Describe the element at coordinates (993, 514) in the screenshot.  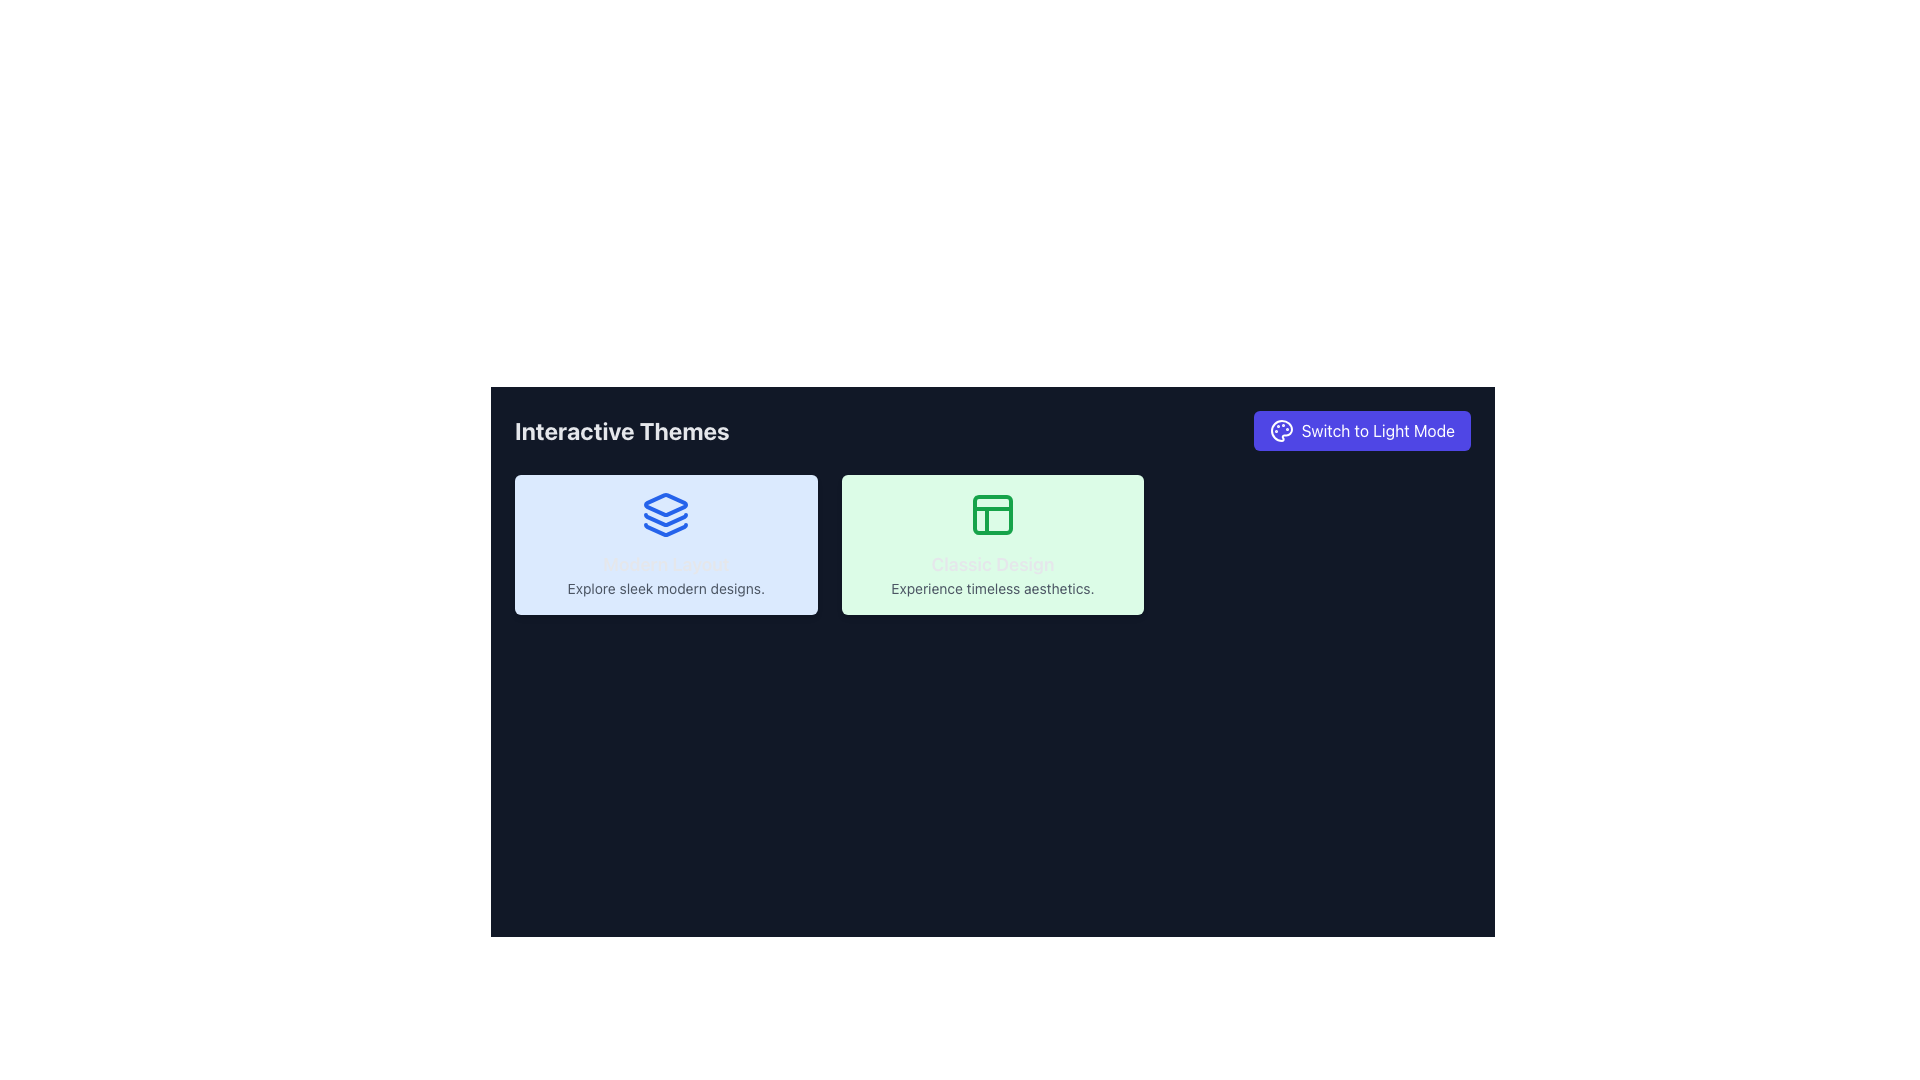
I see `the small rectangular Icon component with rounded corners located within the larger green-themed icon to the left of center, above the label 'Classic Design'` at that location.